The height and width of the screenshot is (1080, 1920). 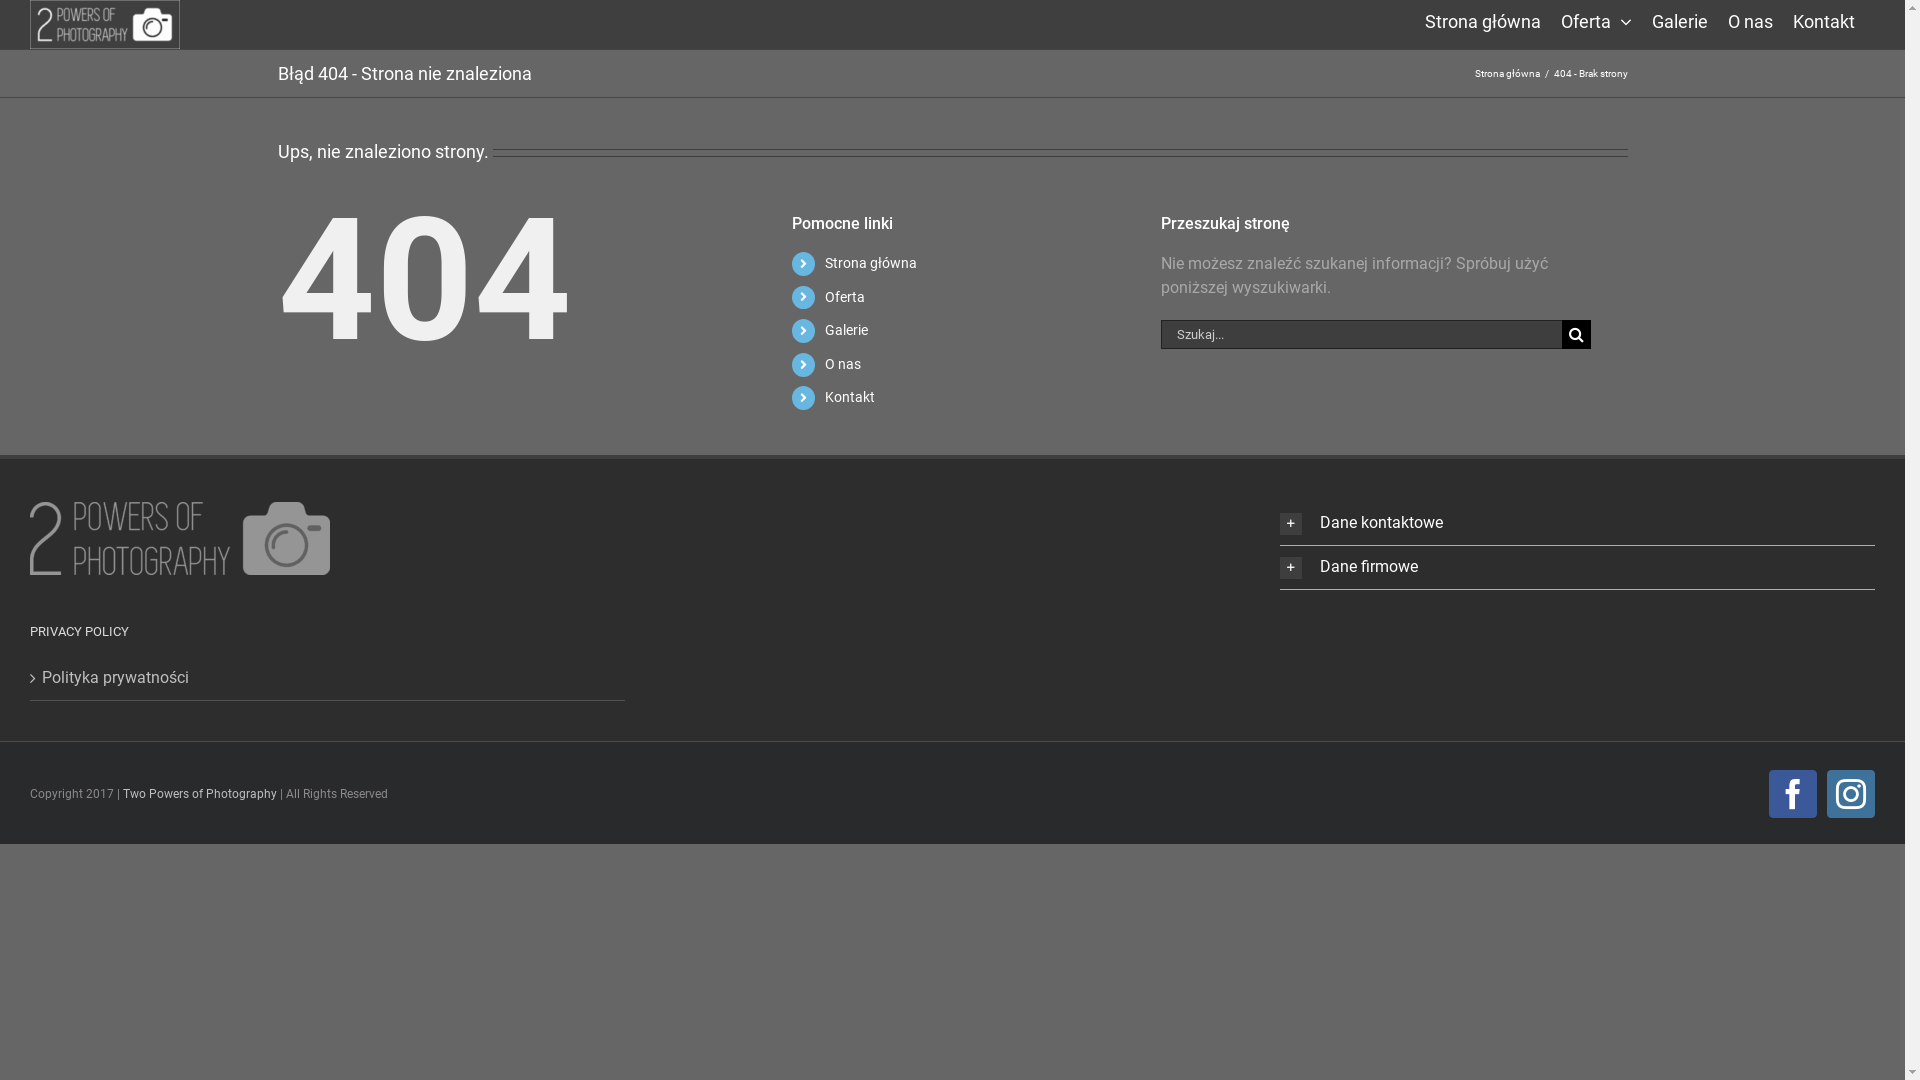 I want to click on 'Facebook', so click(x=1793, y=793).